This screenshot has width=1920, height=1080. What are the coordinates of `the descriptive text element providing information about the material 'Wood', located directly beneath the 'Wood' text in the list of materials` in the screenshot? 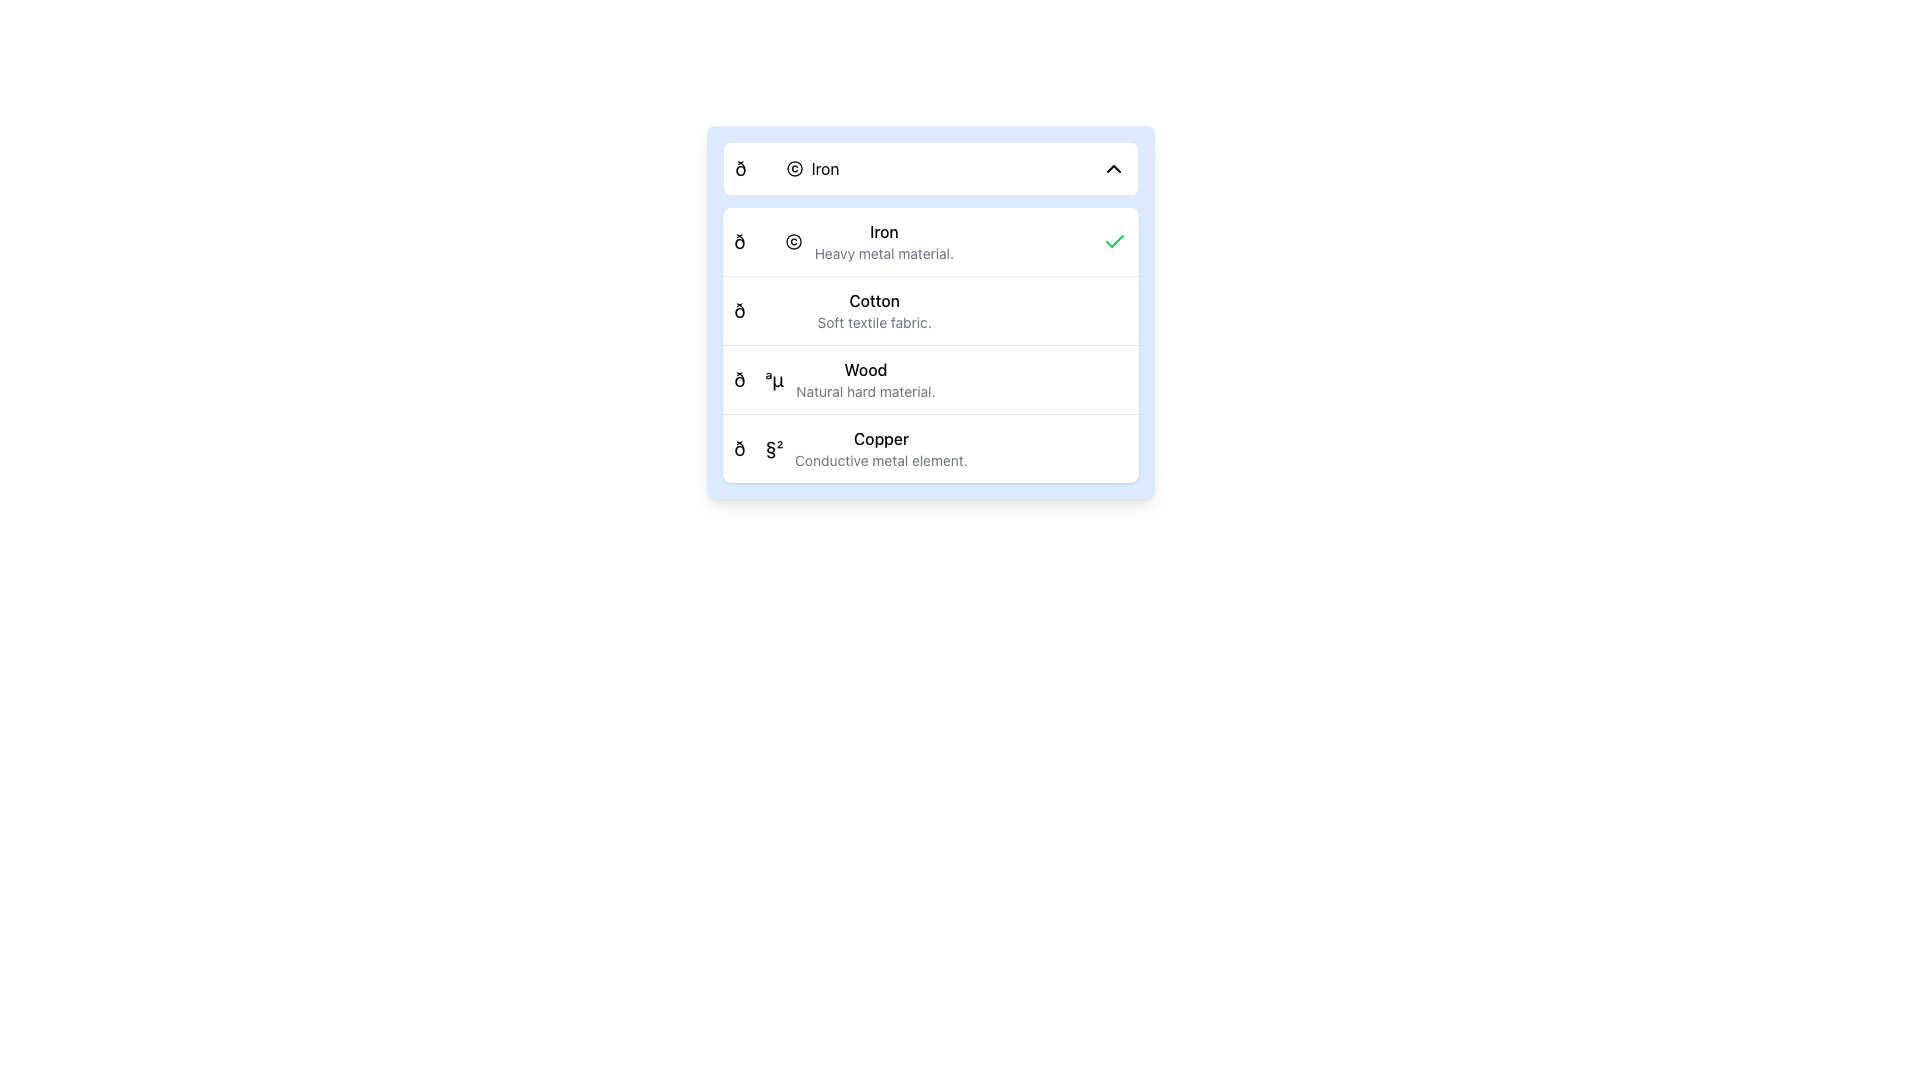 It's located at (865, 392).